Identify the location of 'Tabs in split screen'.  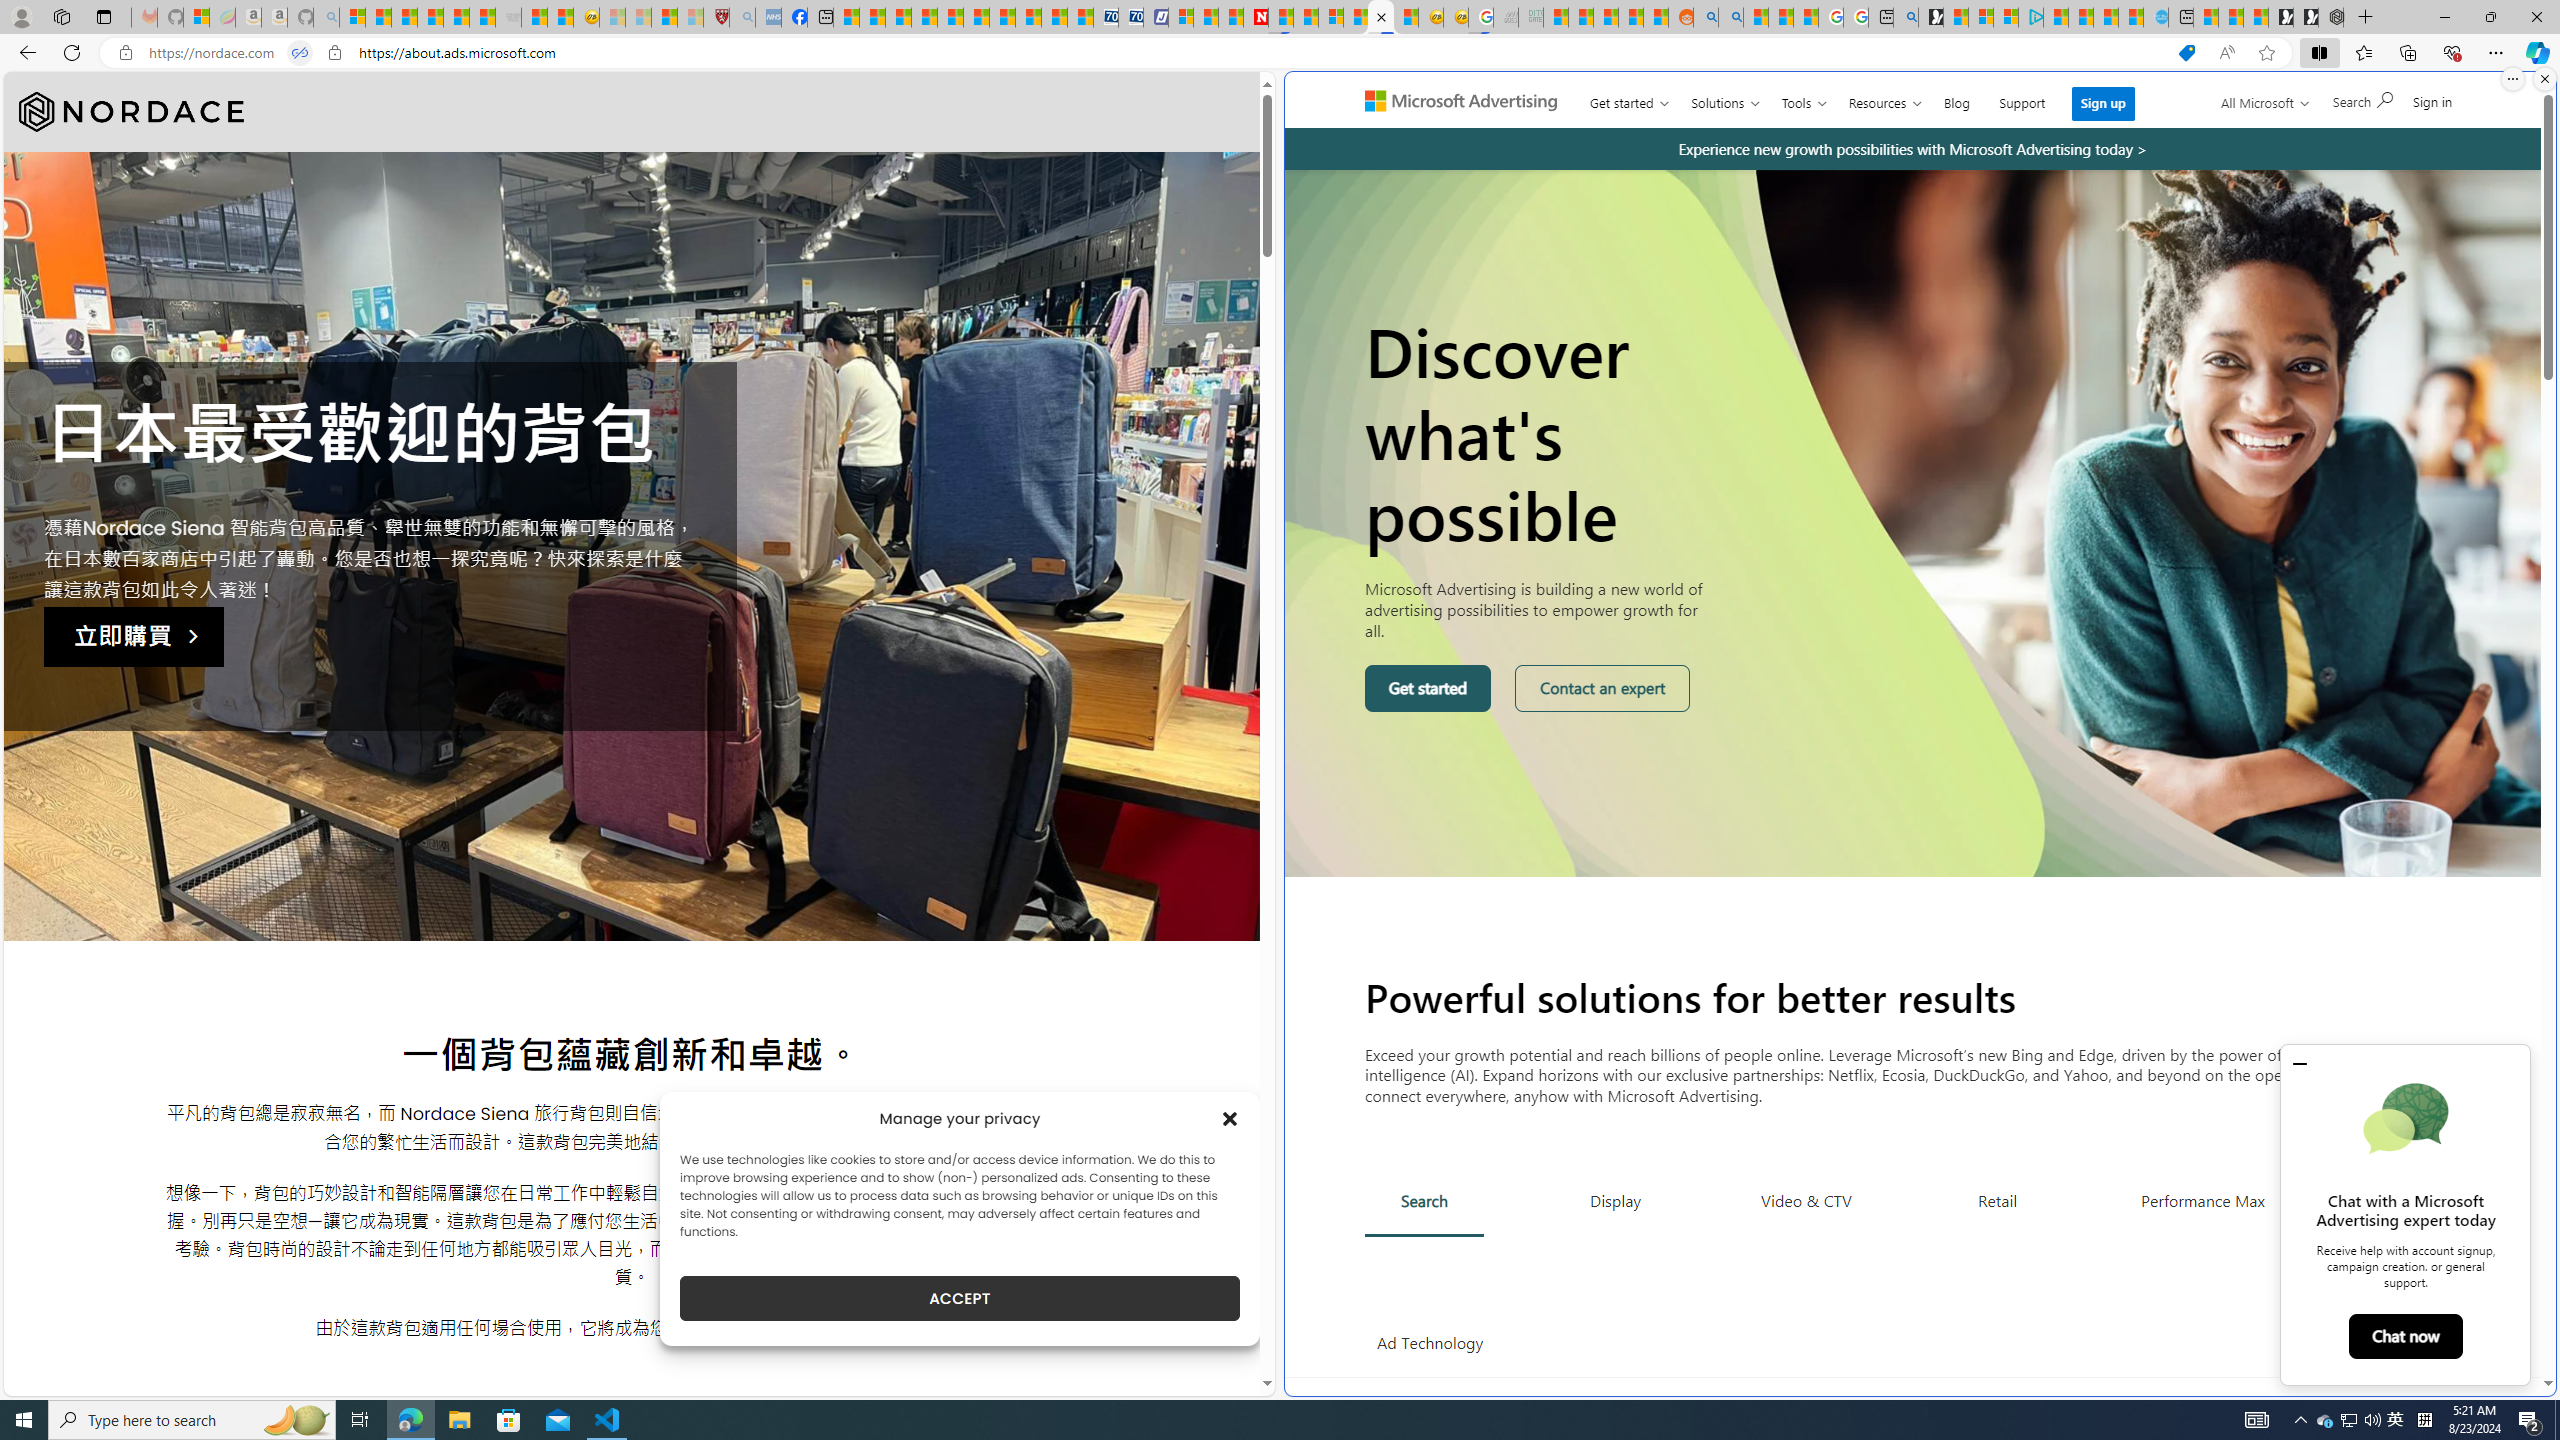
(298, 53).